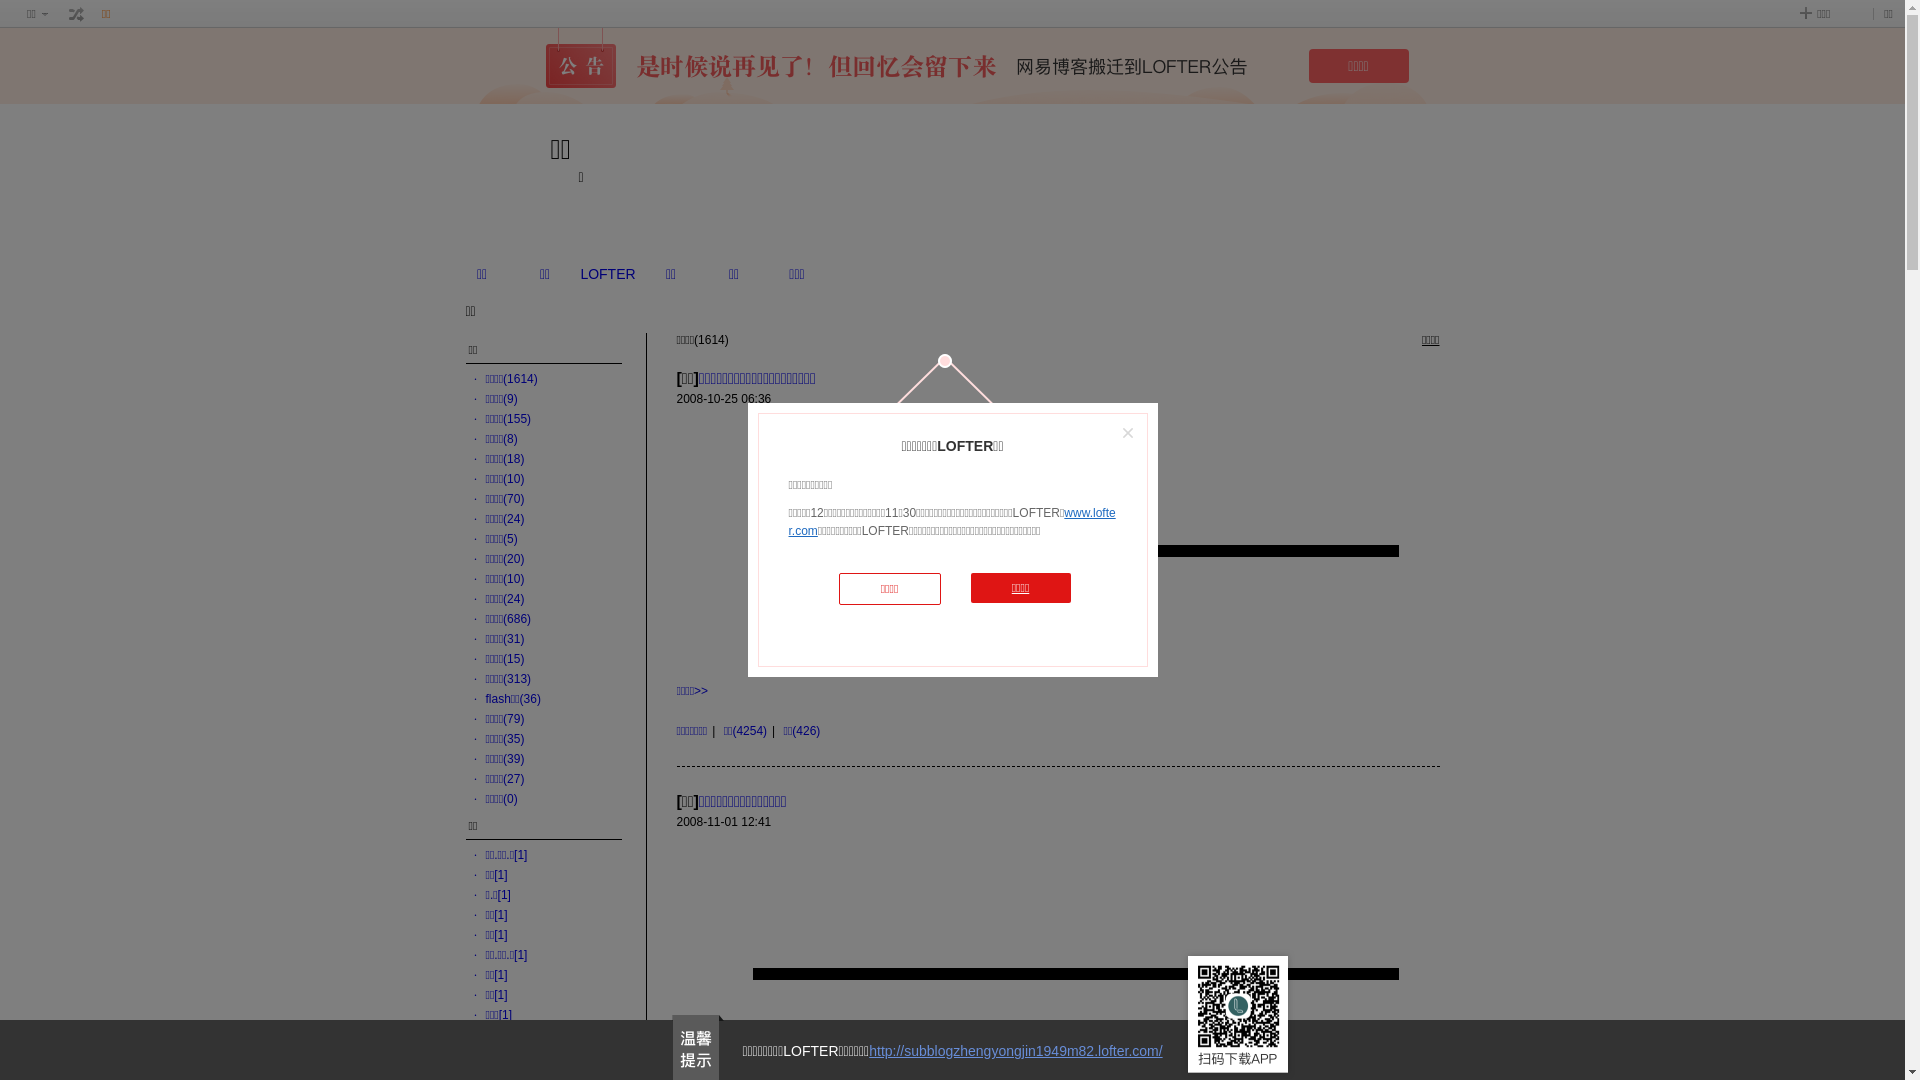 This screenshot has width=1920, height=1080. Describe the element at coordinates (76, 14) in the screenshot. I see `' '` at that location.